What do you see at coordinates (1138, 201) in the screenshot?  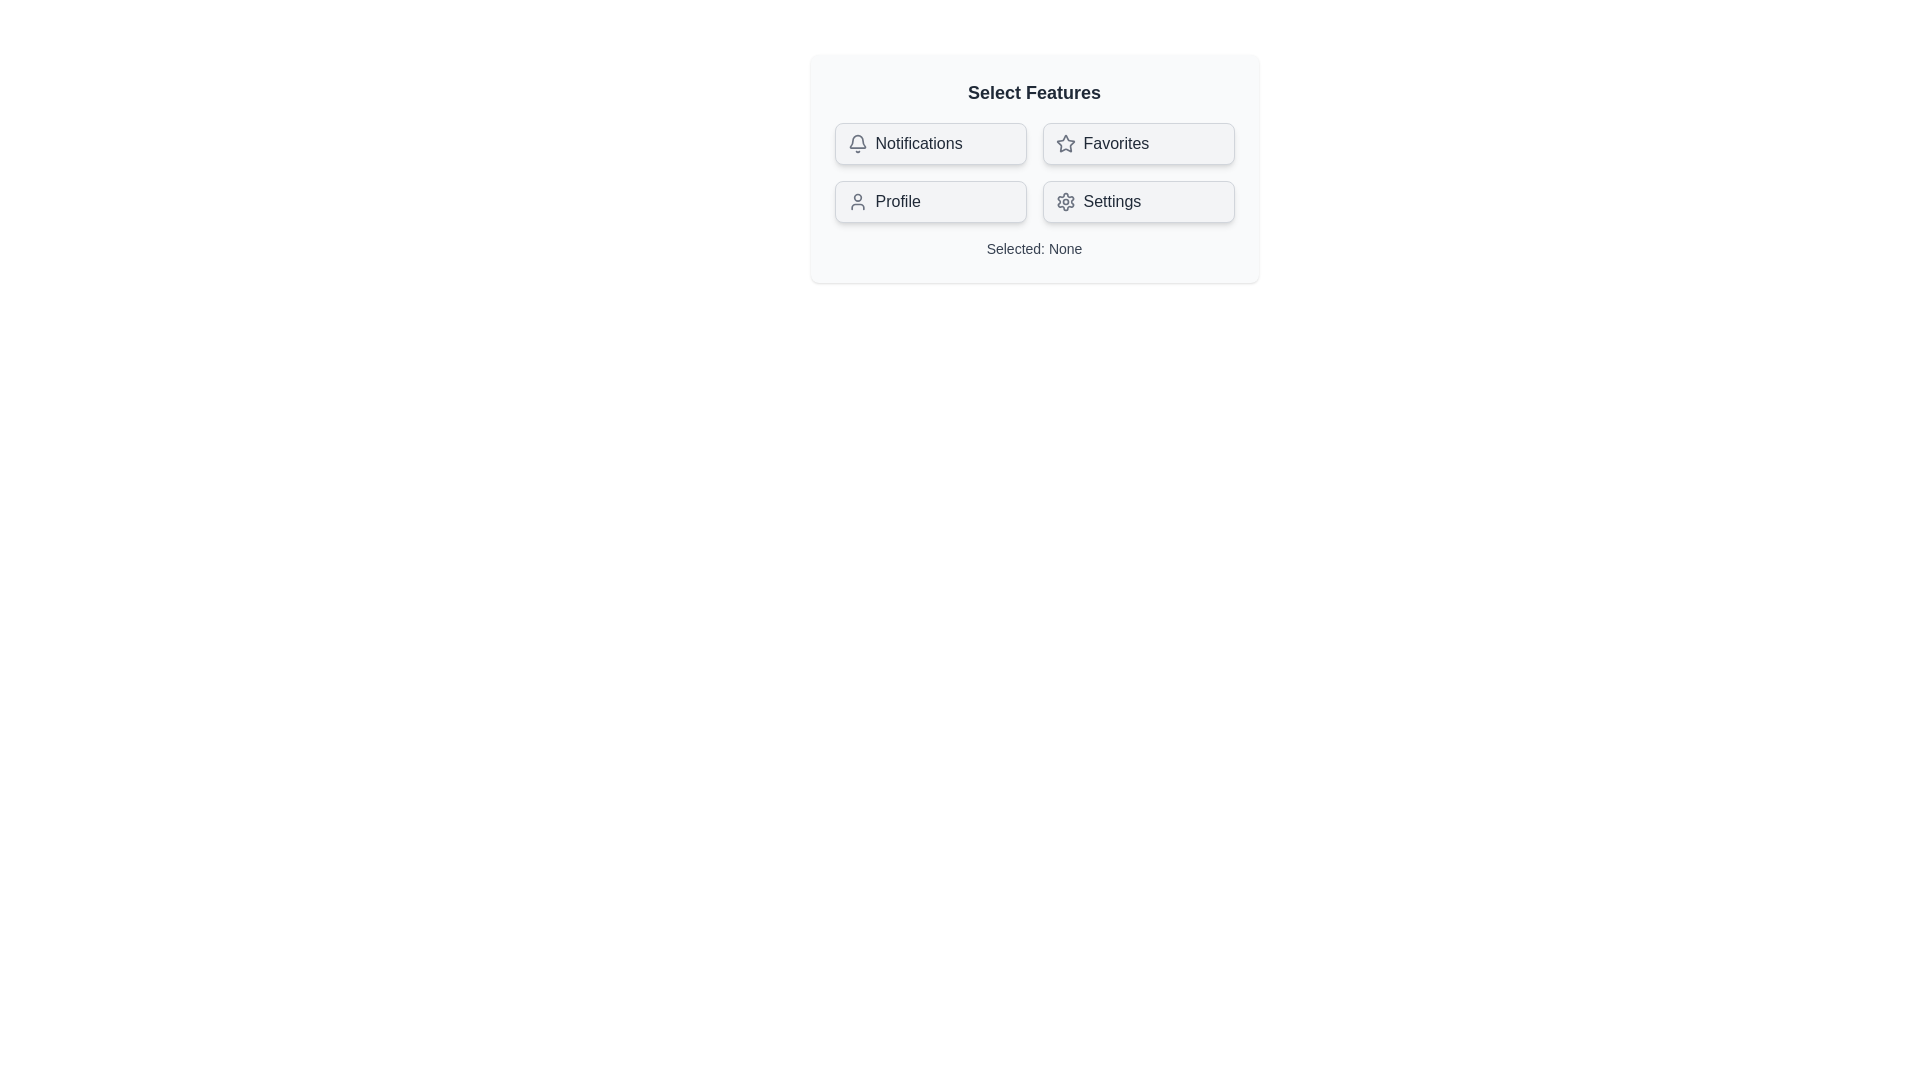 I see `the 'Settings' chip to toggle its state` at bounding box center [1138, 201].